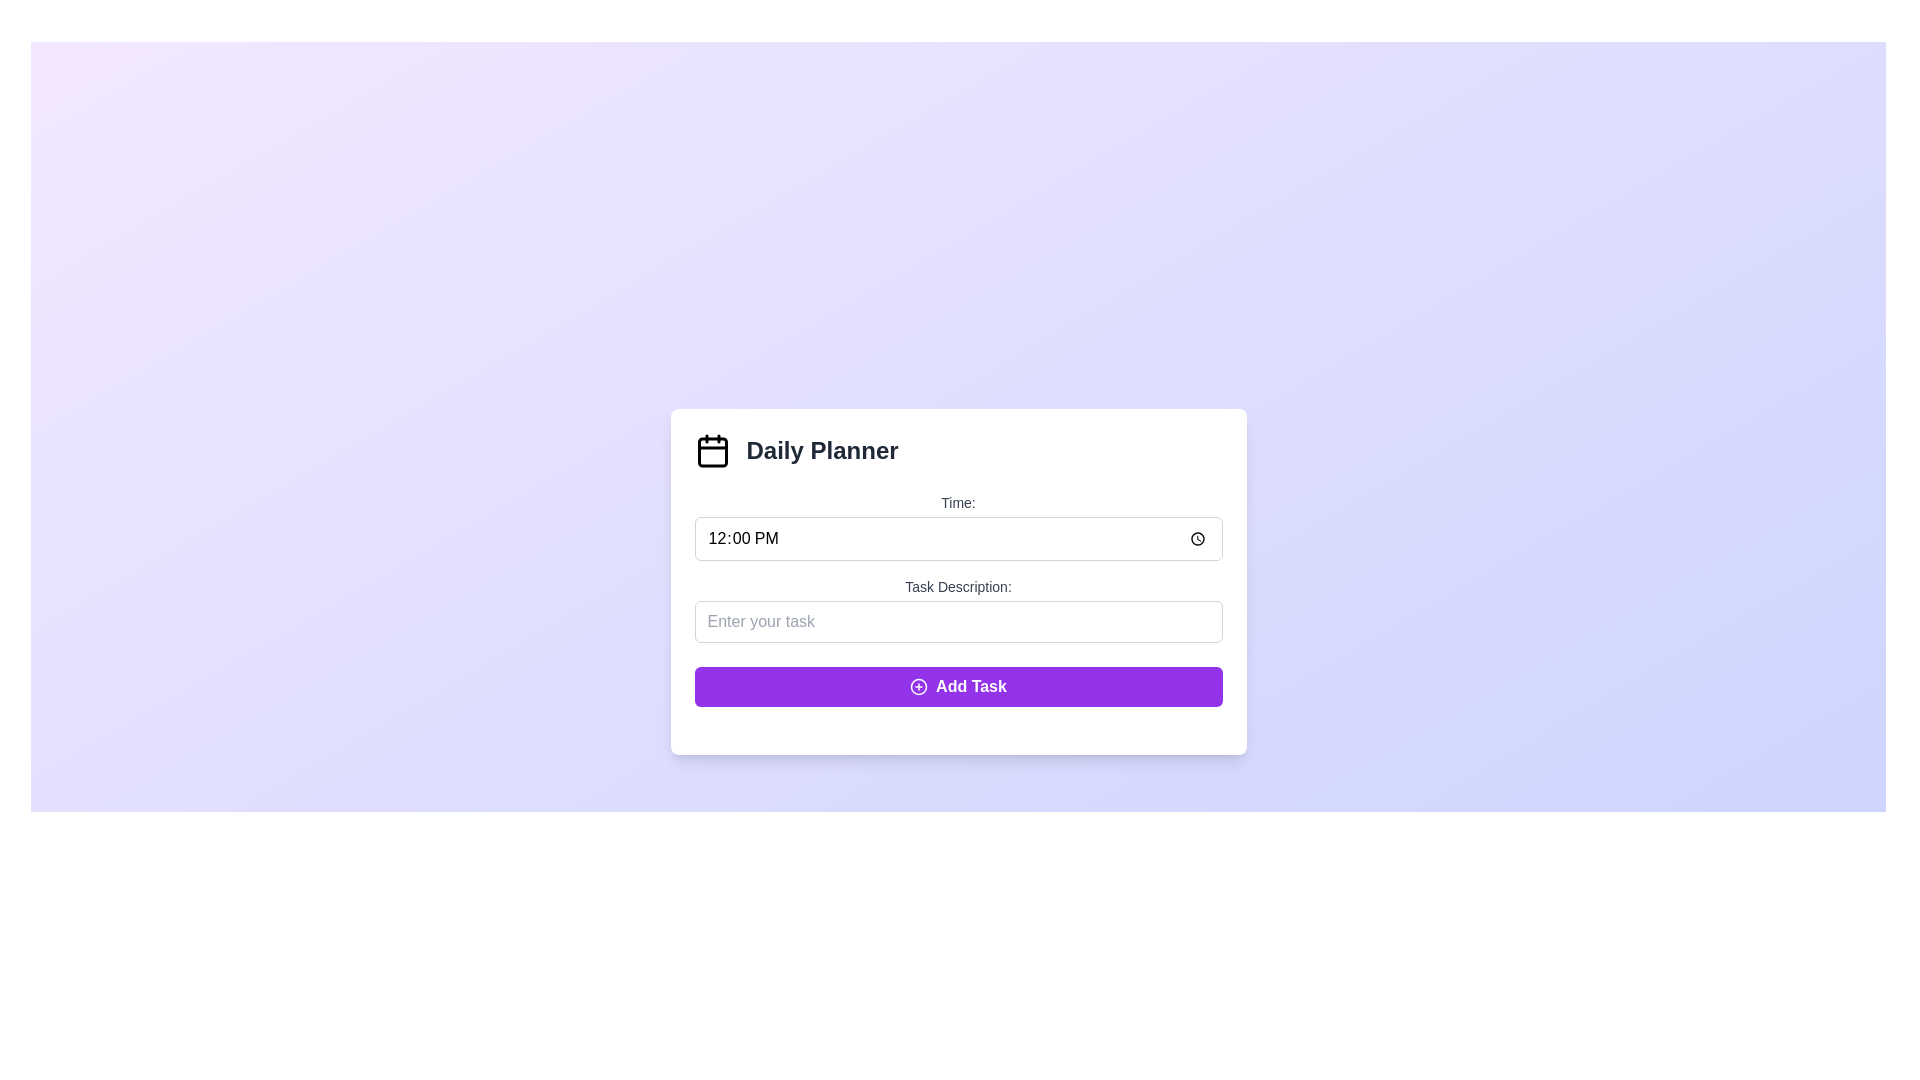  Describe the element at coordinates (712, 451) in the screenshot. I see `the calendar icon located in the header of the 'Daily Planner' section, which is positioned to the left of the text 'Daily Planner'` at that location.